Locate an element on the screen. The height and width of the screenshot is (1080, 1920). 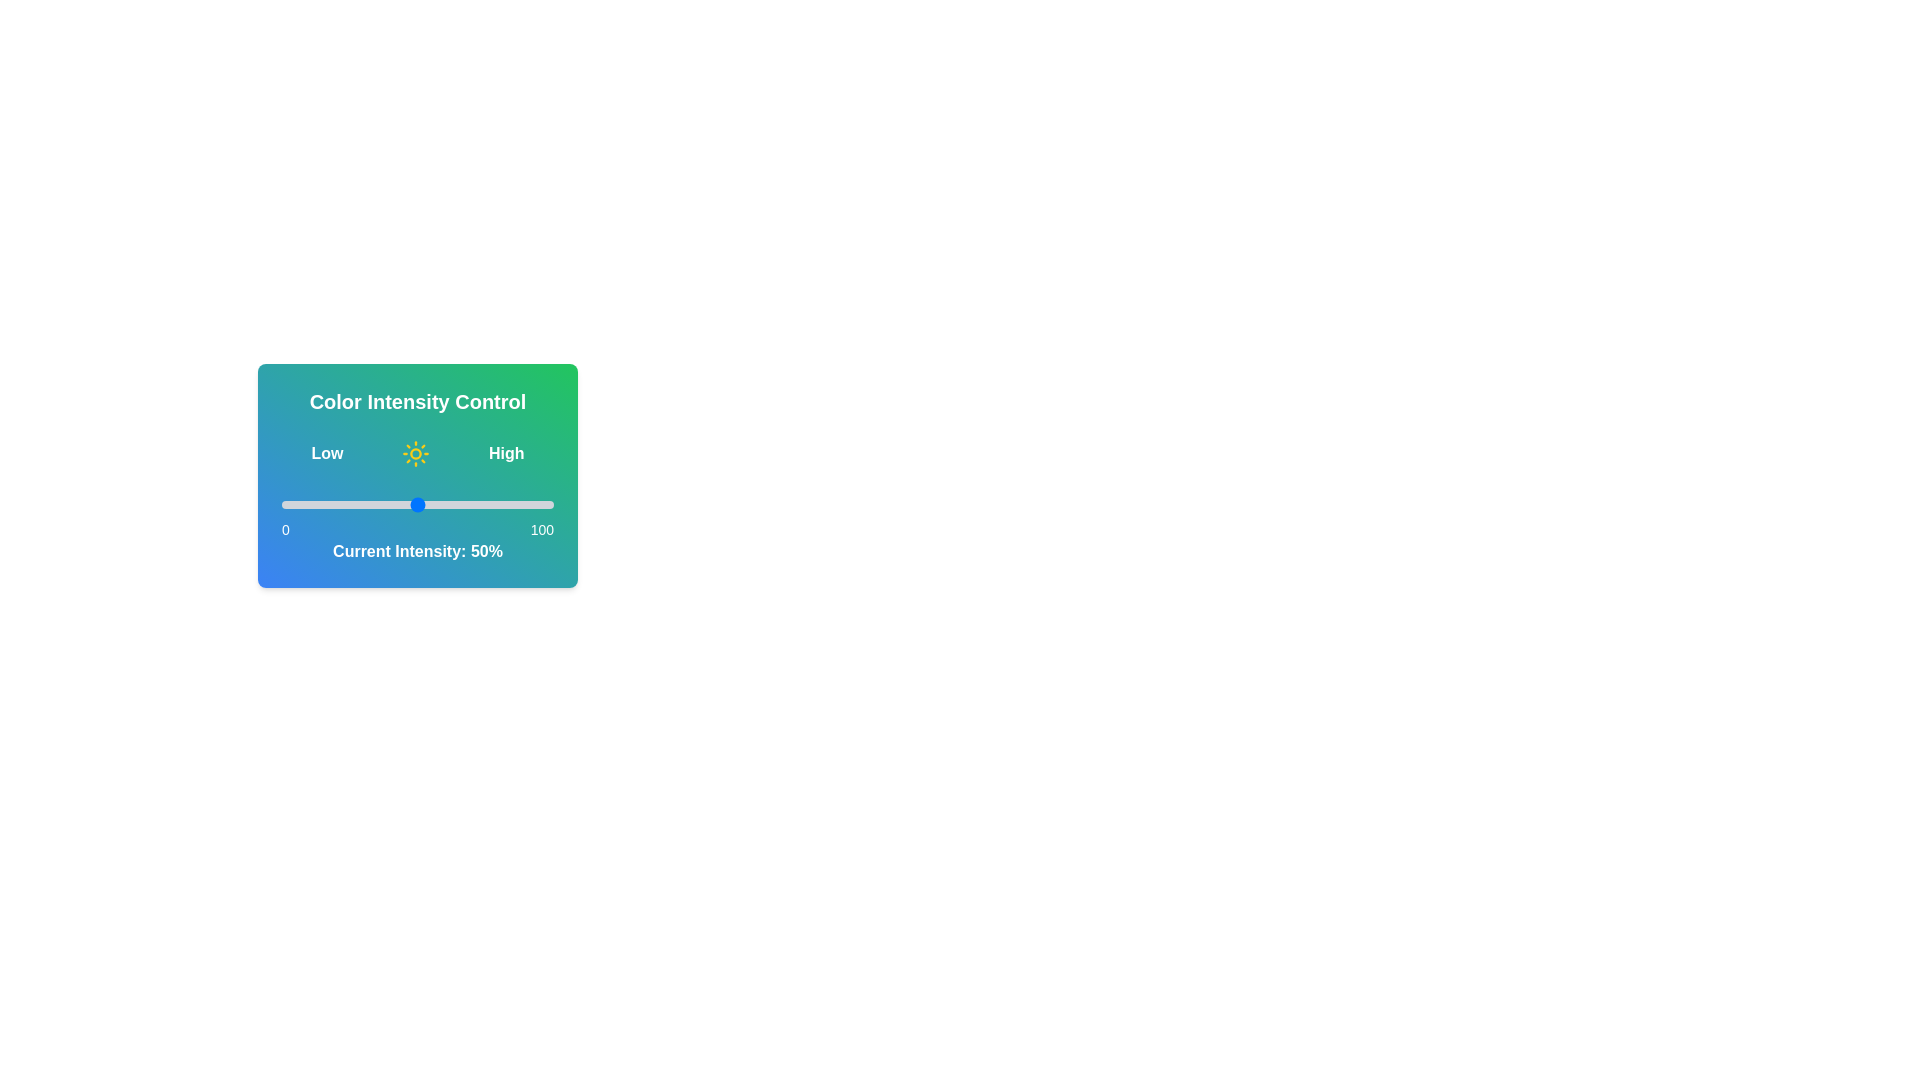
the slider value is located at coordinates (446, 504).